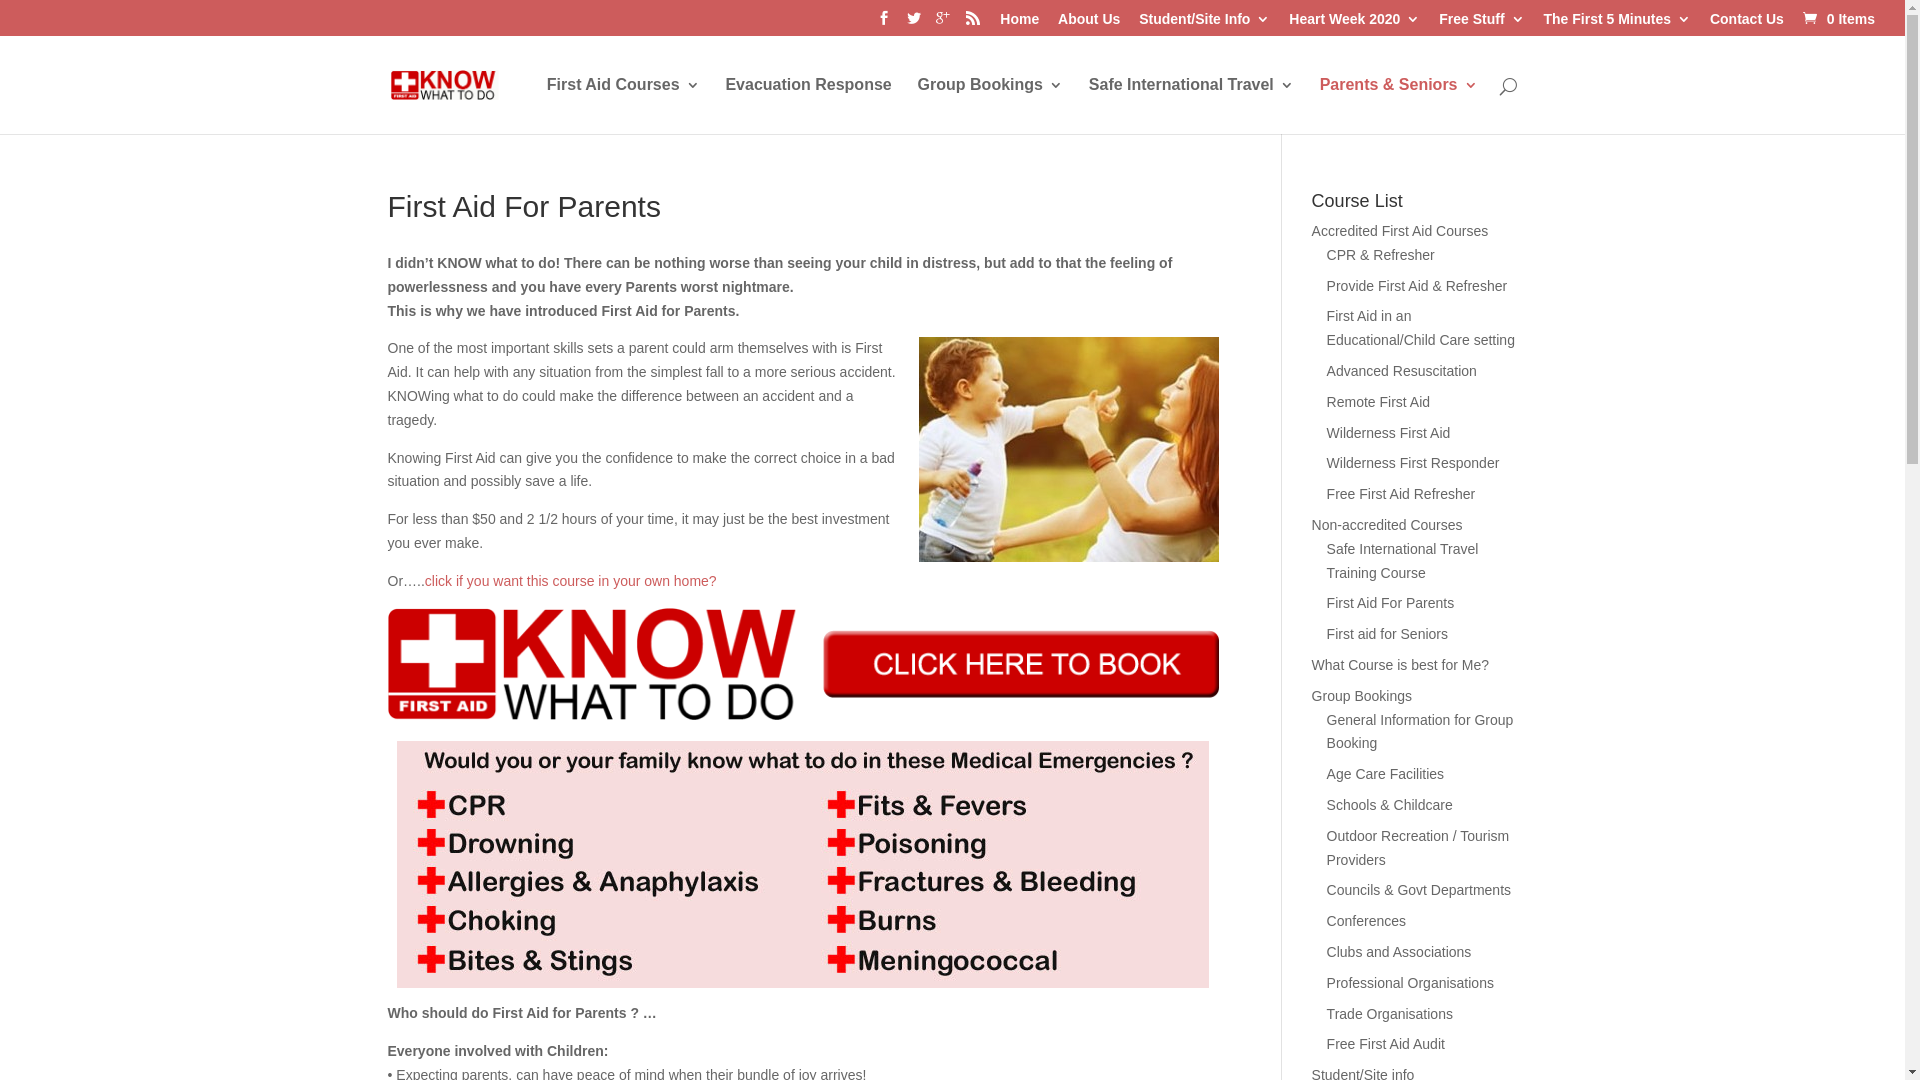  Describe the element at coordinates (1400, 370) in the screenshot. I see `'Advanced Resuscitation'` at that location.